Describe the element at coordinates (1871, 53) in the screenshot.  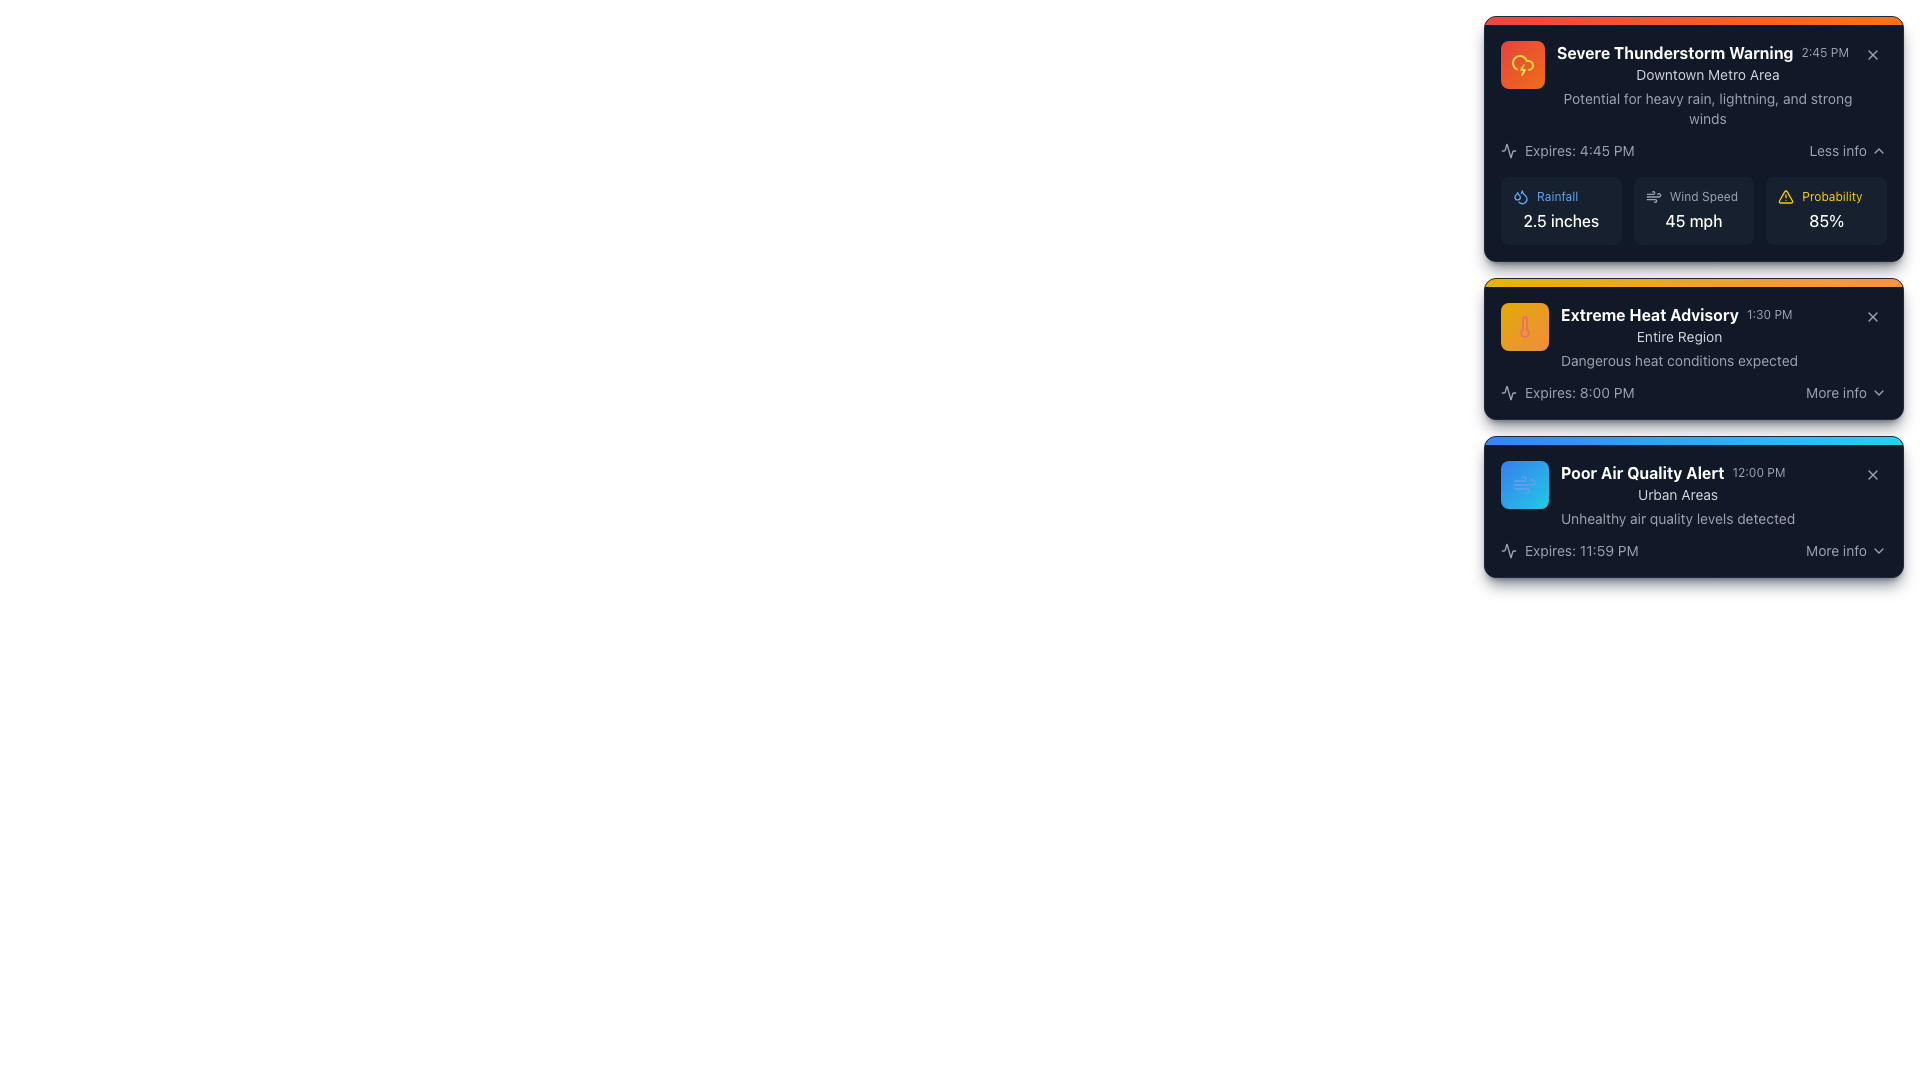
I see `the close icon, represented by an 'X', located in the top-right corner of the 'Severe Thunderstorm Warning' card` at that location.